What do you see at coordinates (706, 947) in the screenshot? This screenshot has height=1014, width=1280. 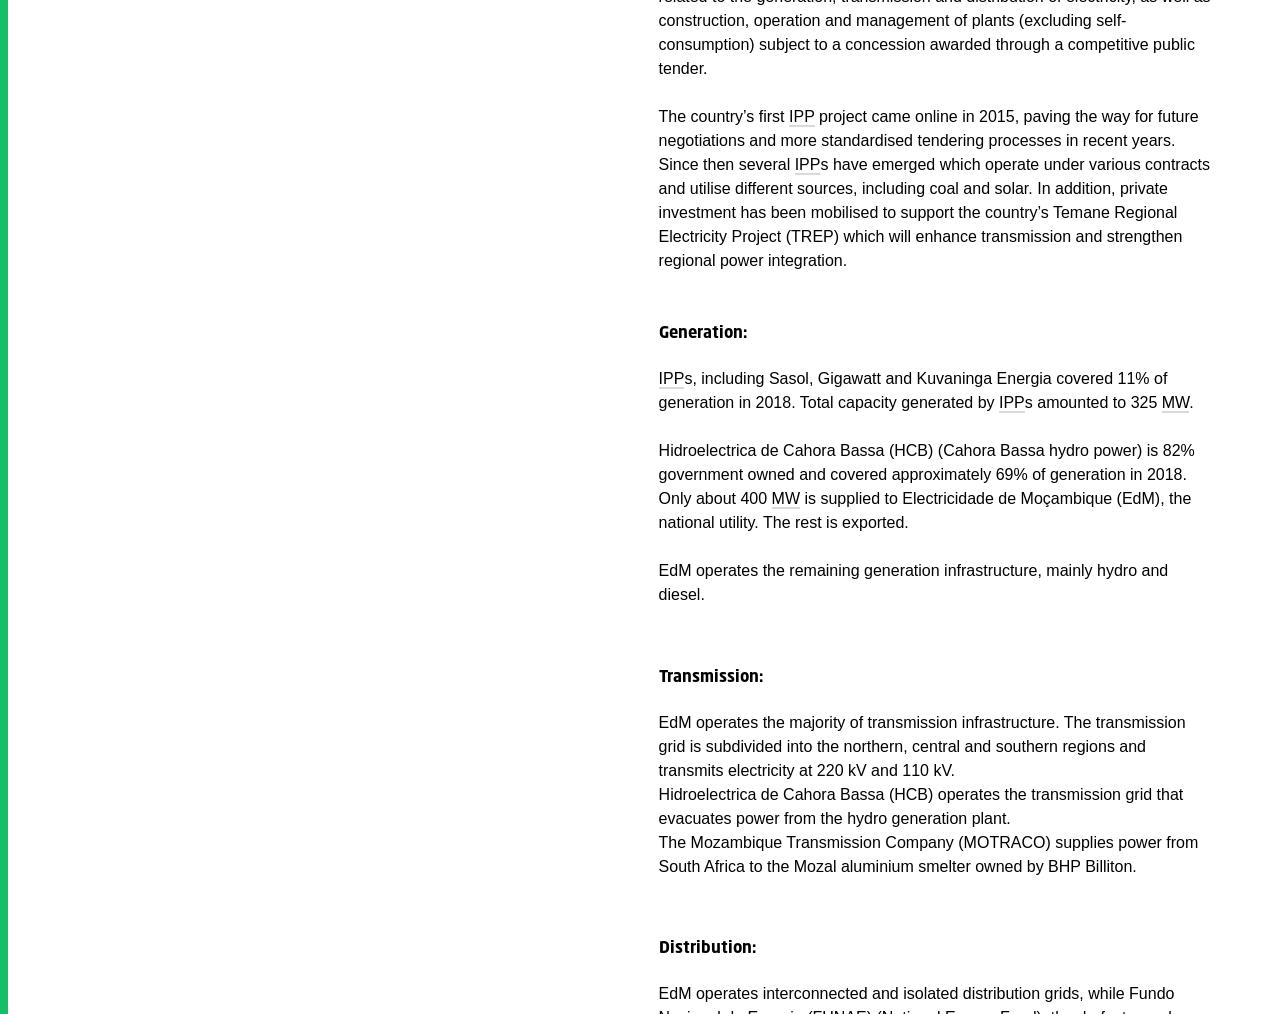 I see `'Distribution:'` at bounding box center [706, 947].